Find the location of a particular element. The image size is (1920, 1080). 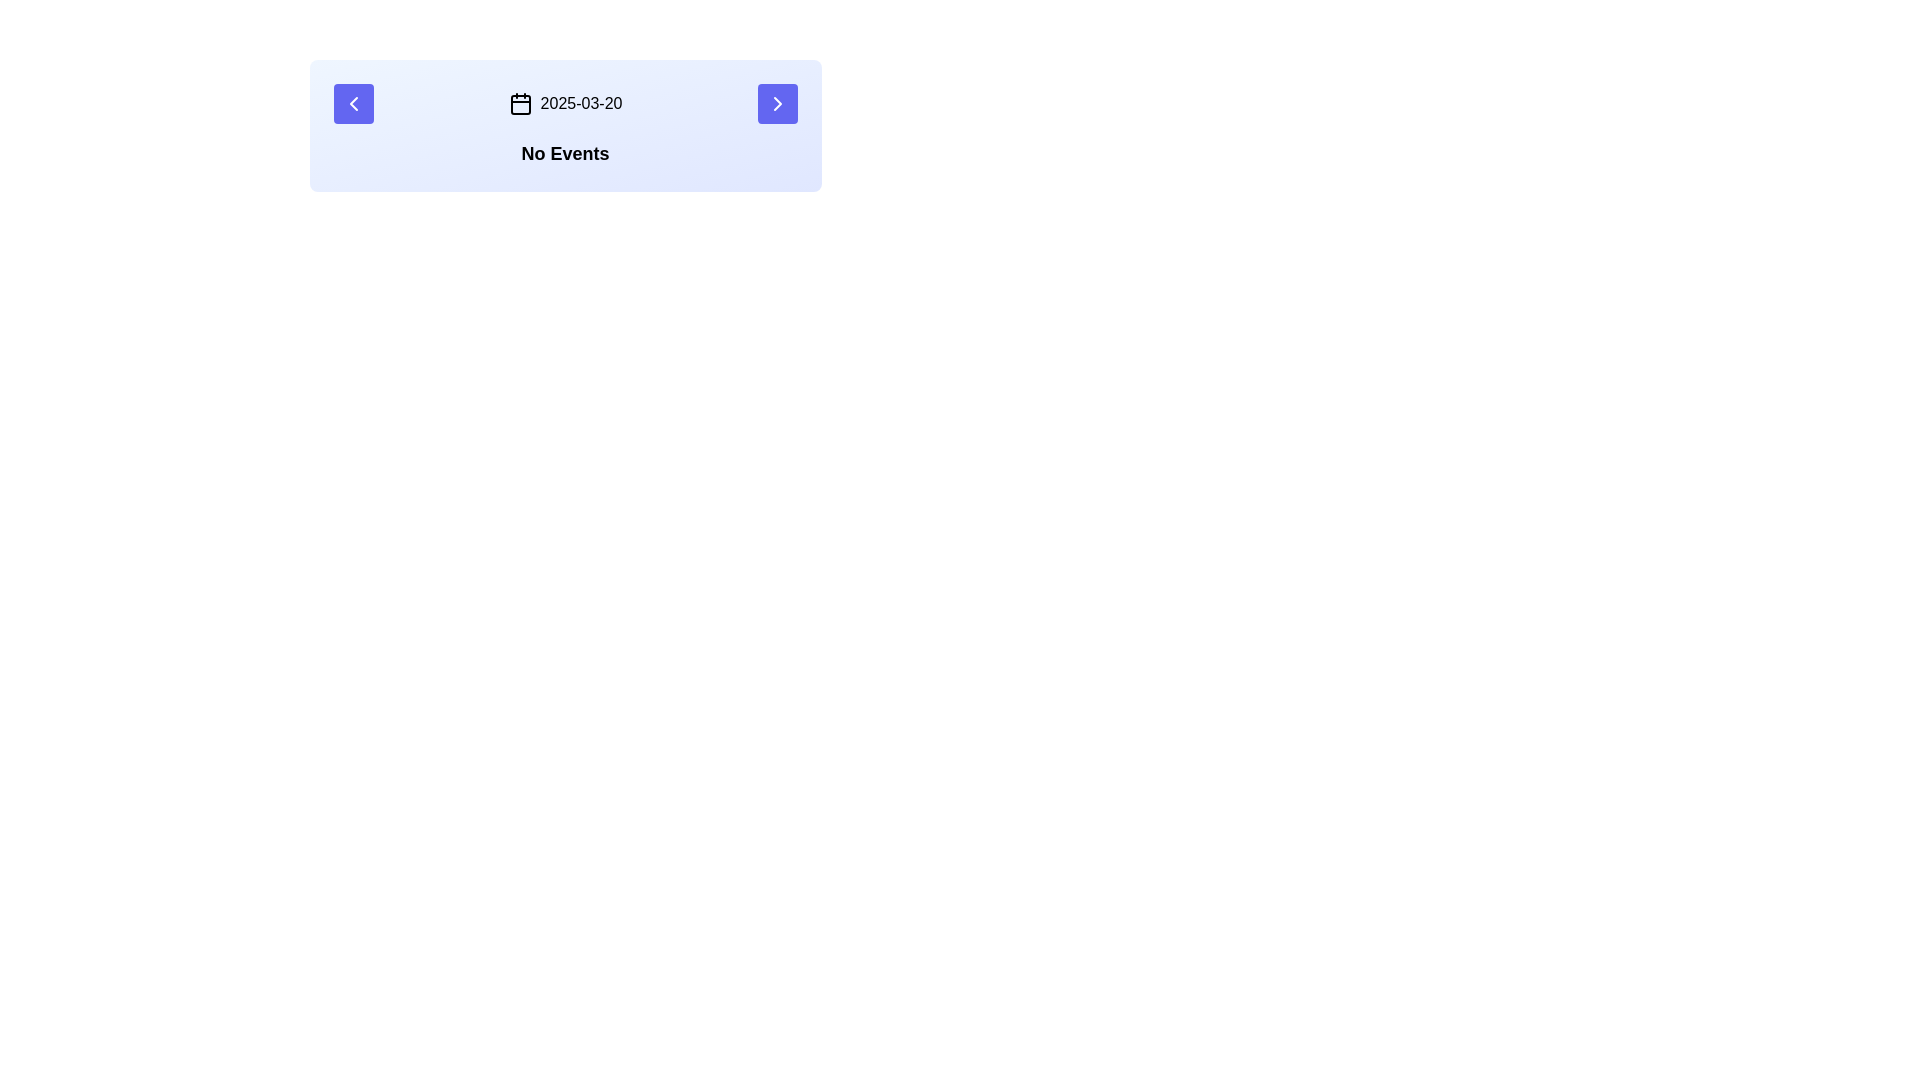

the rightward-pointing chevron icon, which is located inside a light-blue circular button at the far-right of a horizontal panel for navigation is located at coordinates (776, 104).